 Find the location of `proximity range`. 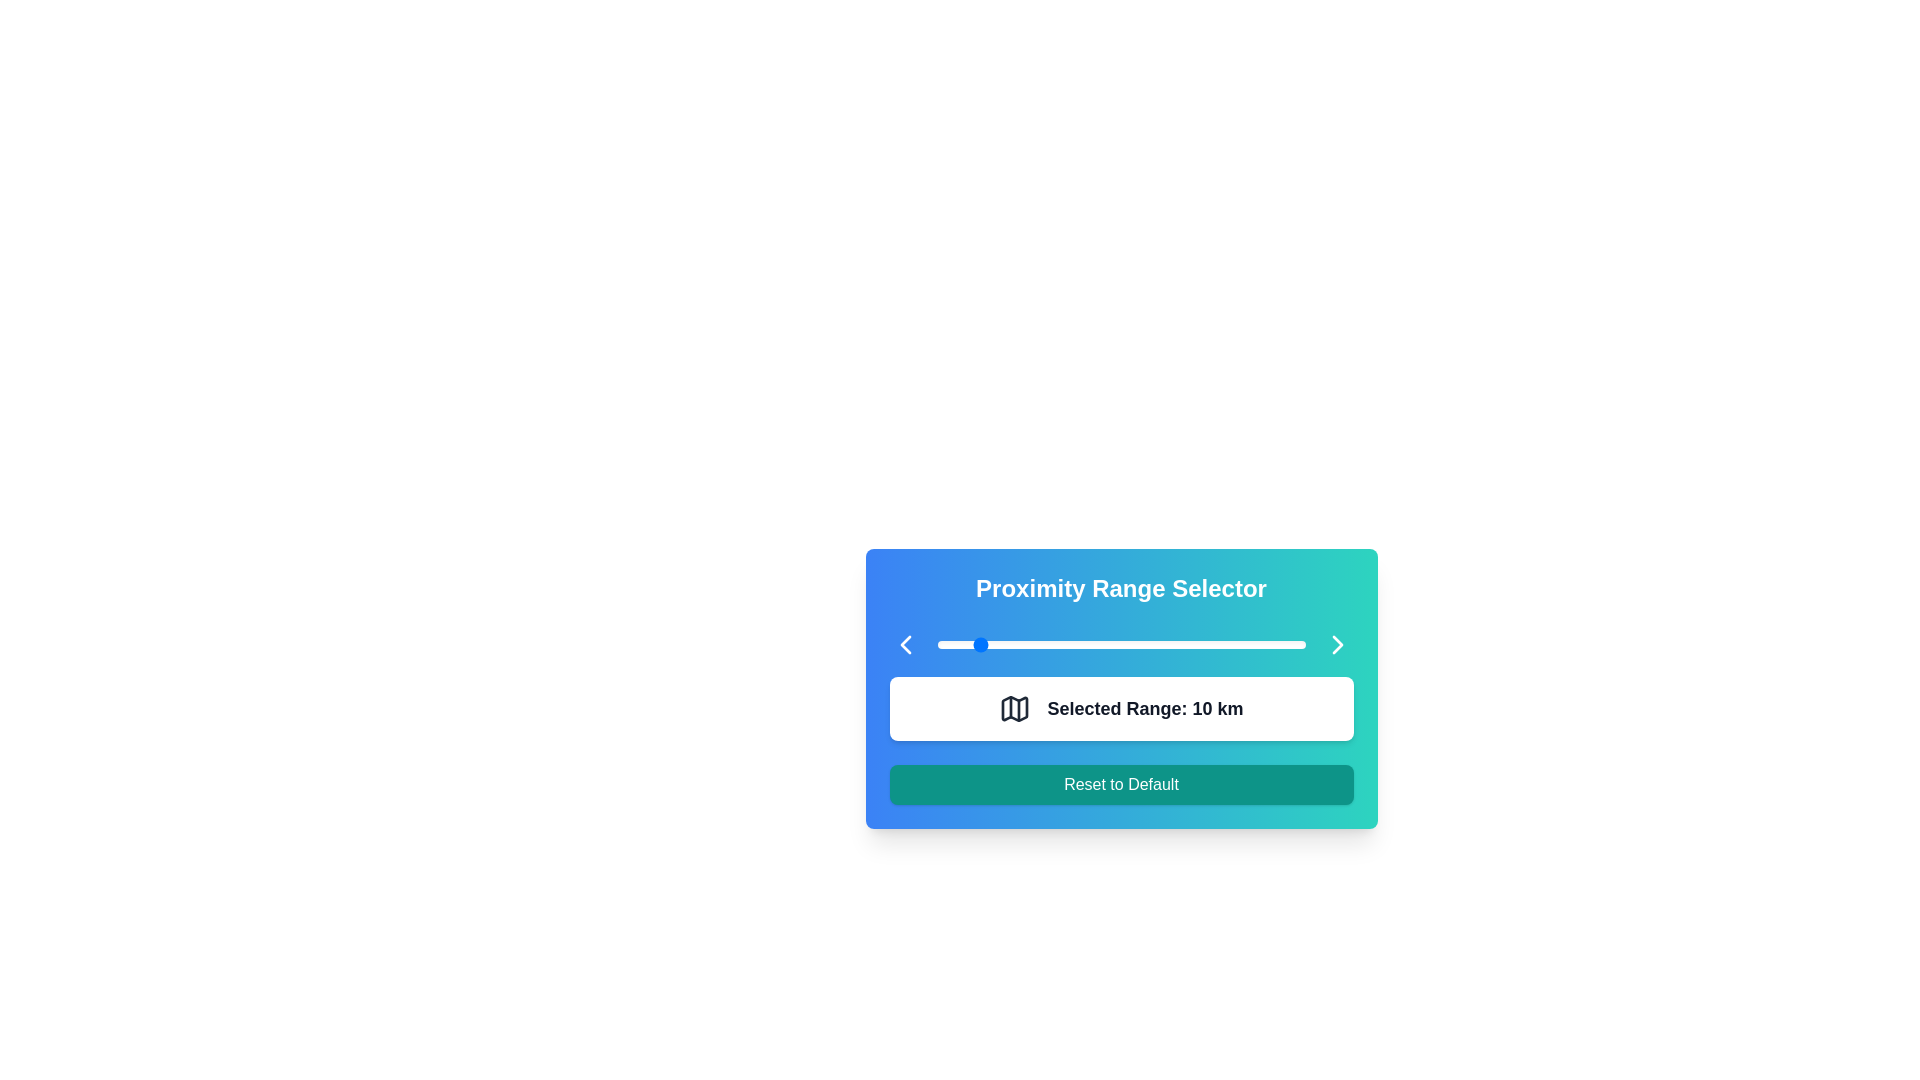

proximity range is located at coordinates (1094, 644).